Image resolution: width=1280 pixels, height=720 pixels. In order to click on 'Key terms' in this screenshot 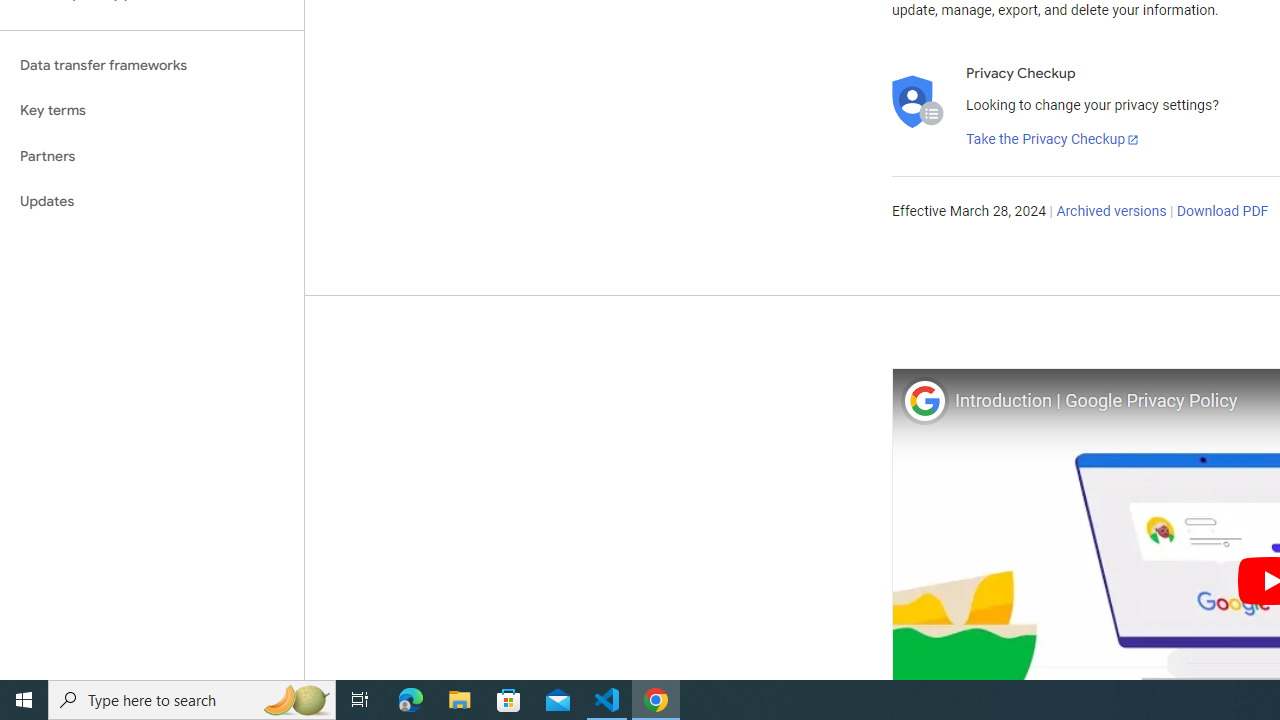, I will do `click(151, 110)`.